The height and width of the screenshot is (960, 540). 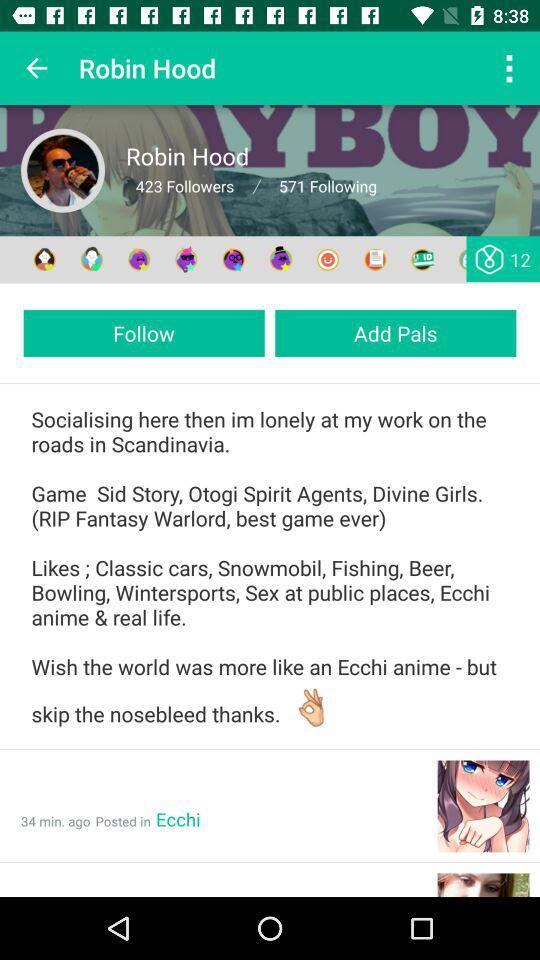 What do you see at coordinates (232, 258) in the screenshot?
I see `emblem` at bounding box center [232, 258].